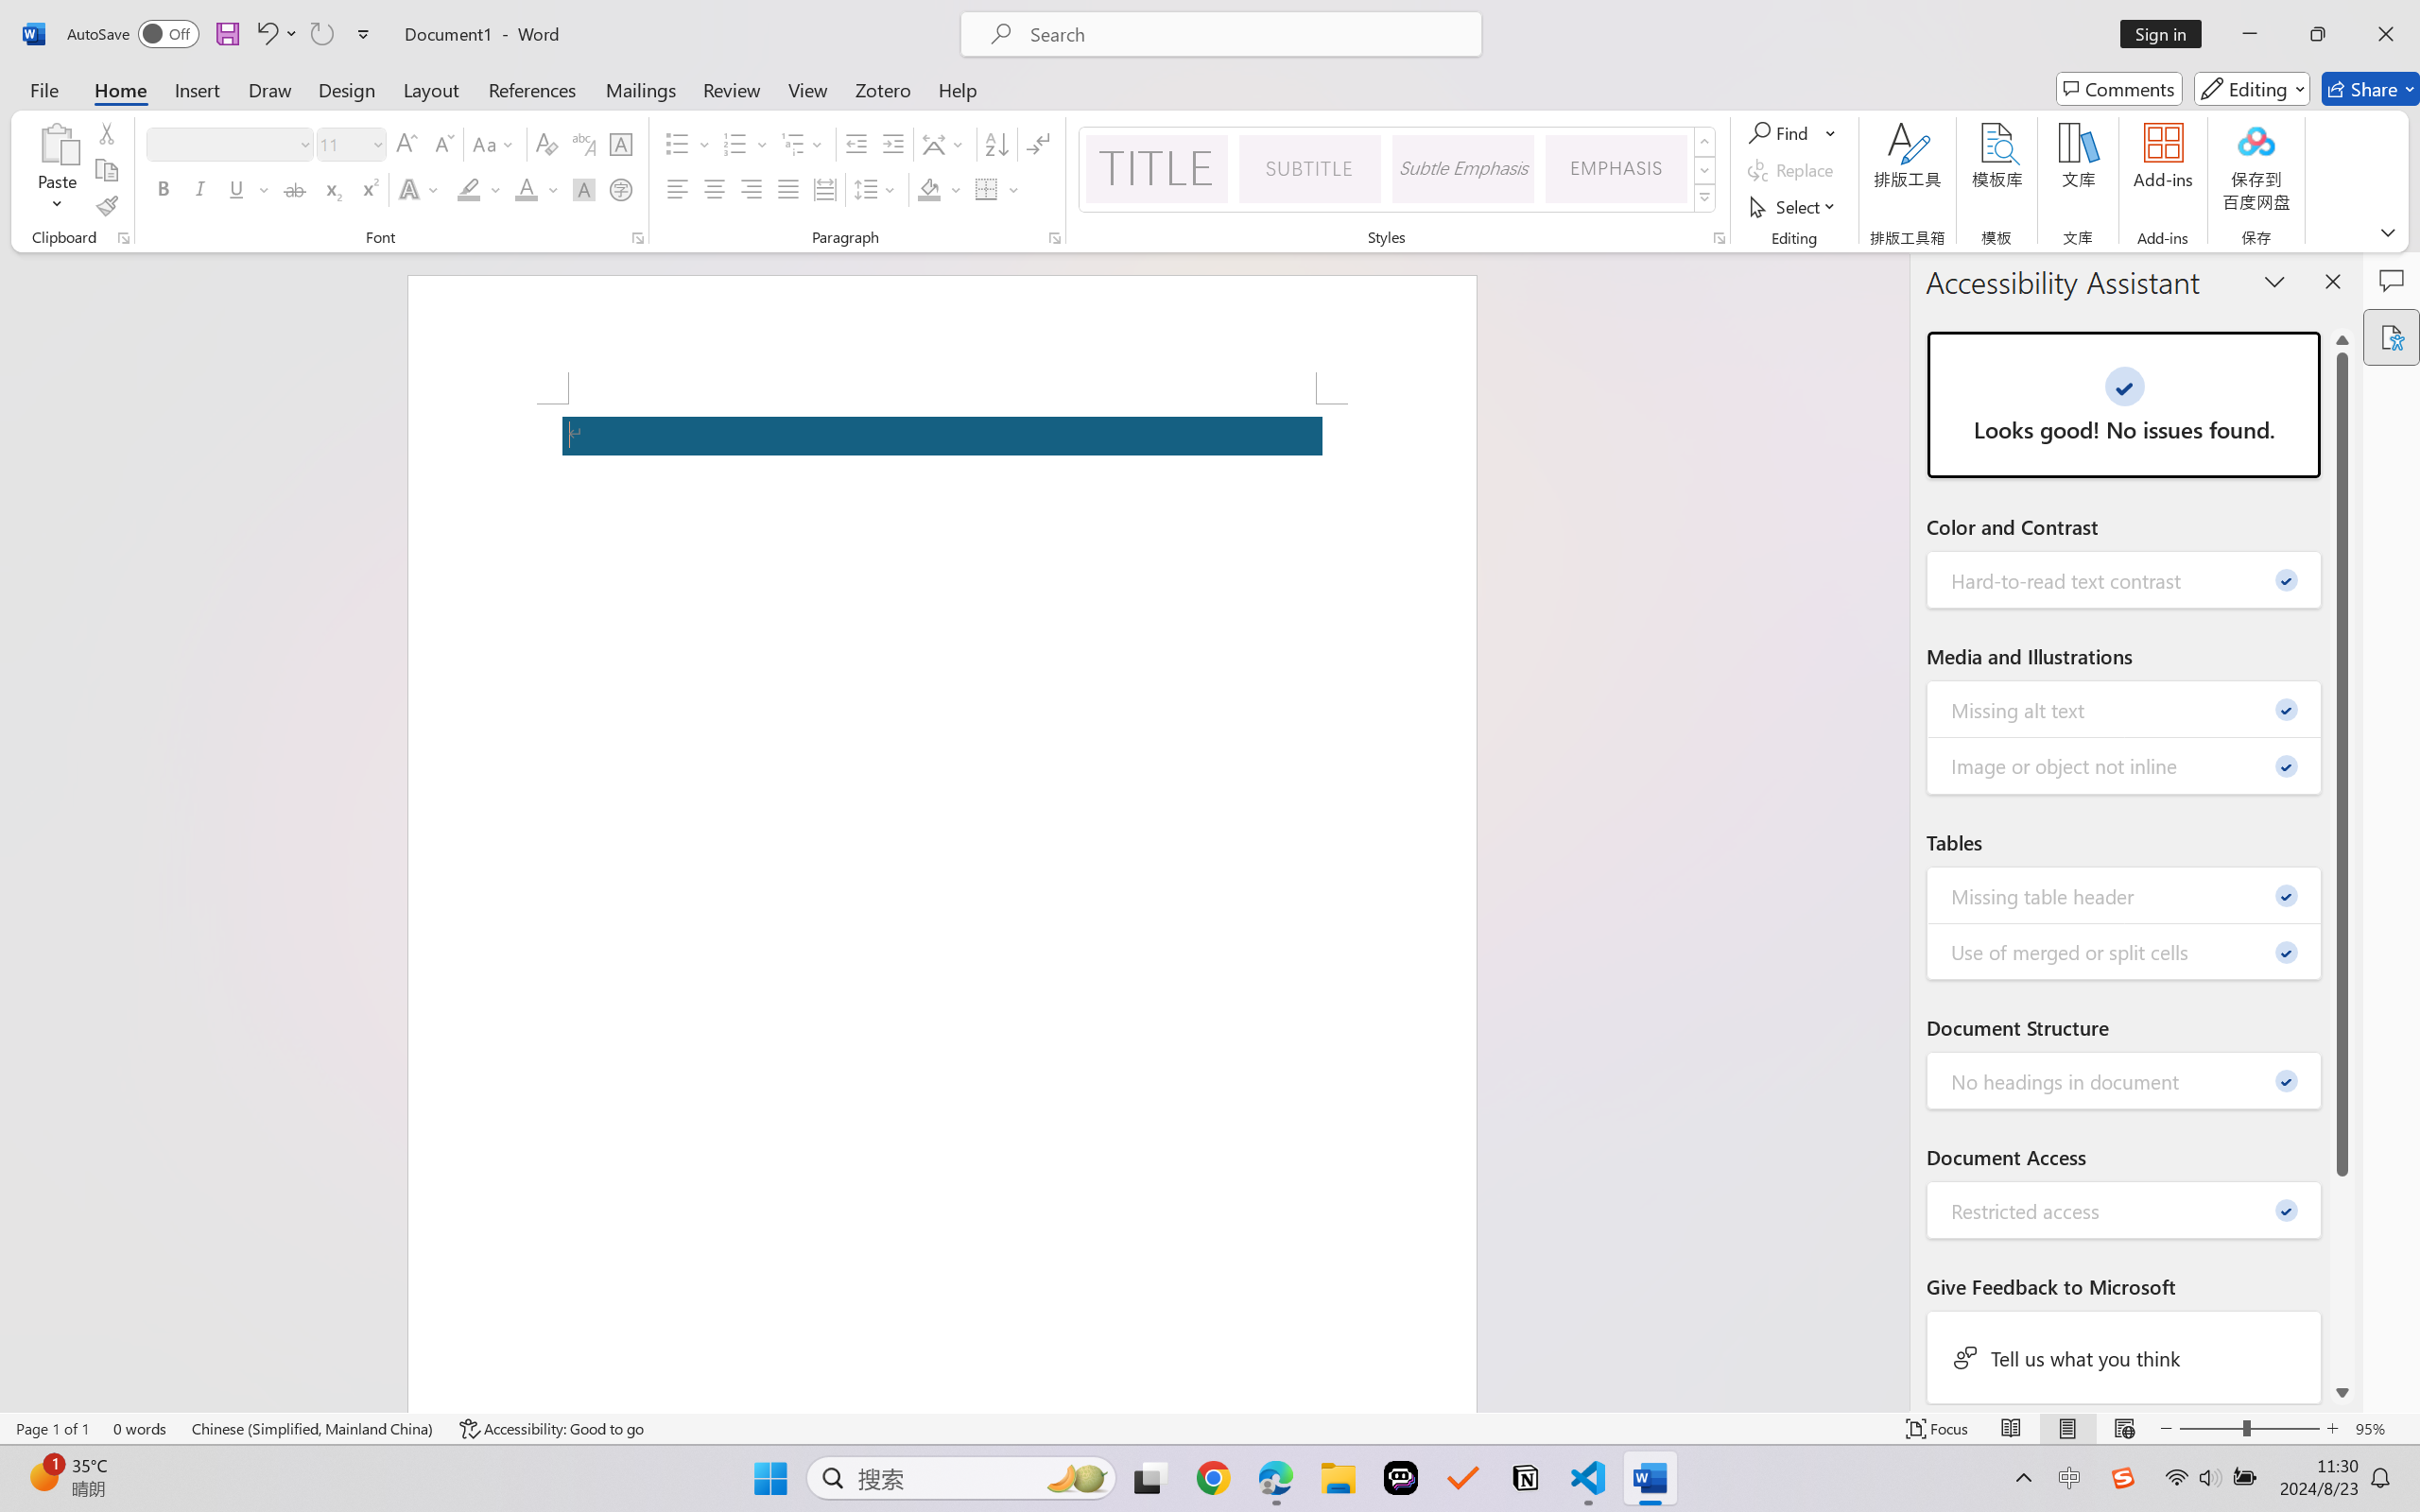 Image resolution: width=2420 pixels, height=1512 pixels. I want to click on 'Undo Apply Quick Style Set', so click(265, 33).